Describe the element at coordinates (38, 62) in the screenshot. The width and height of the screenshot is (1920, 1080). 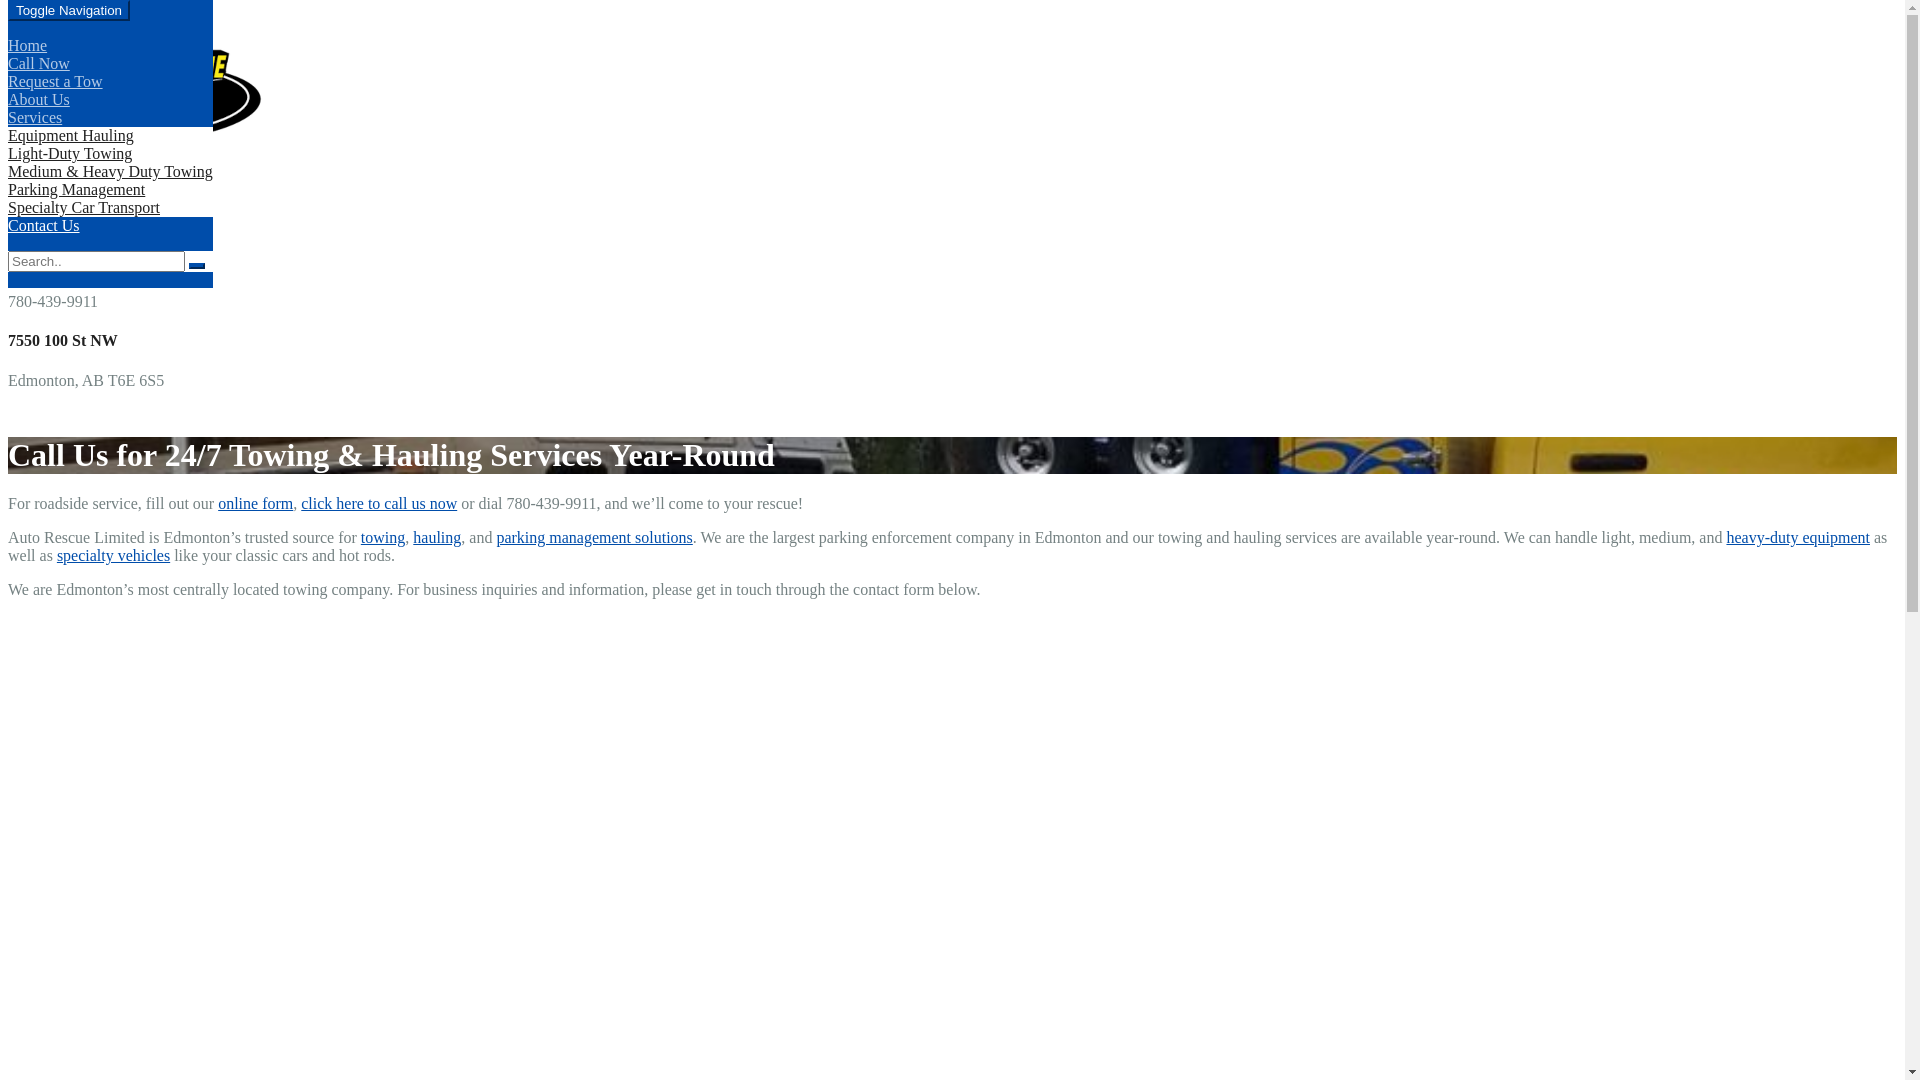
I see `'Call Now'` at that location.